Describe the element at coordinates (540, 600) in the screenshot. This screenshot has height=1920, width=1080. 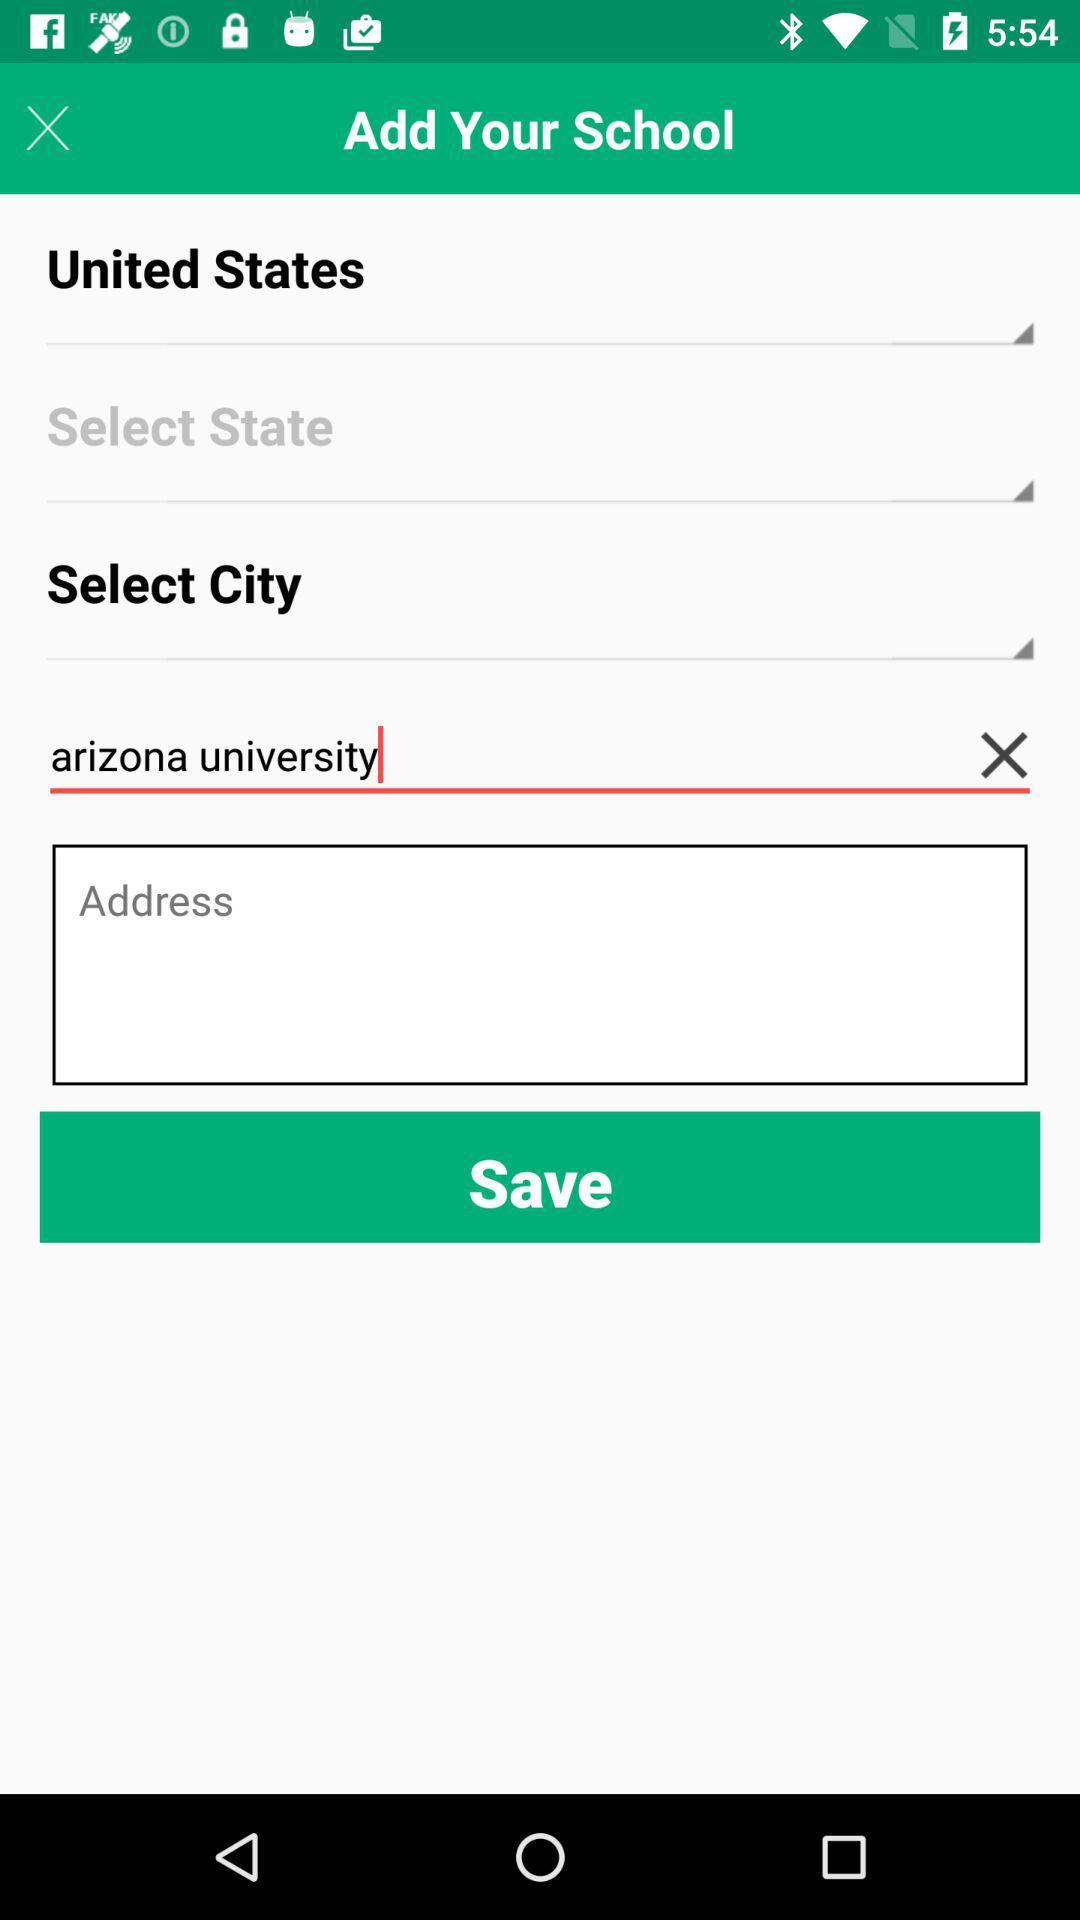
I see `the item below select state` at that location.